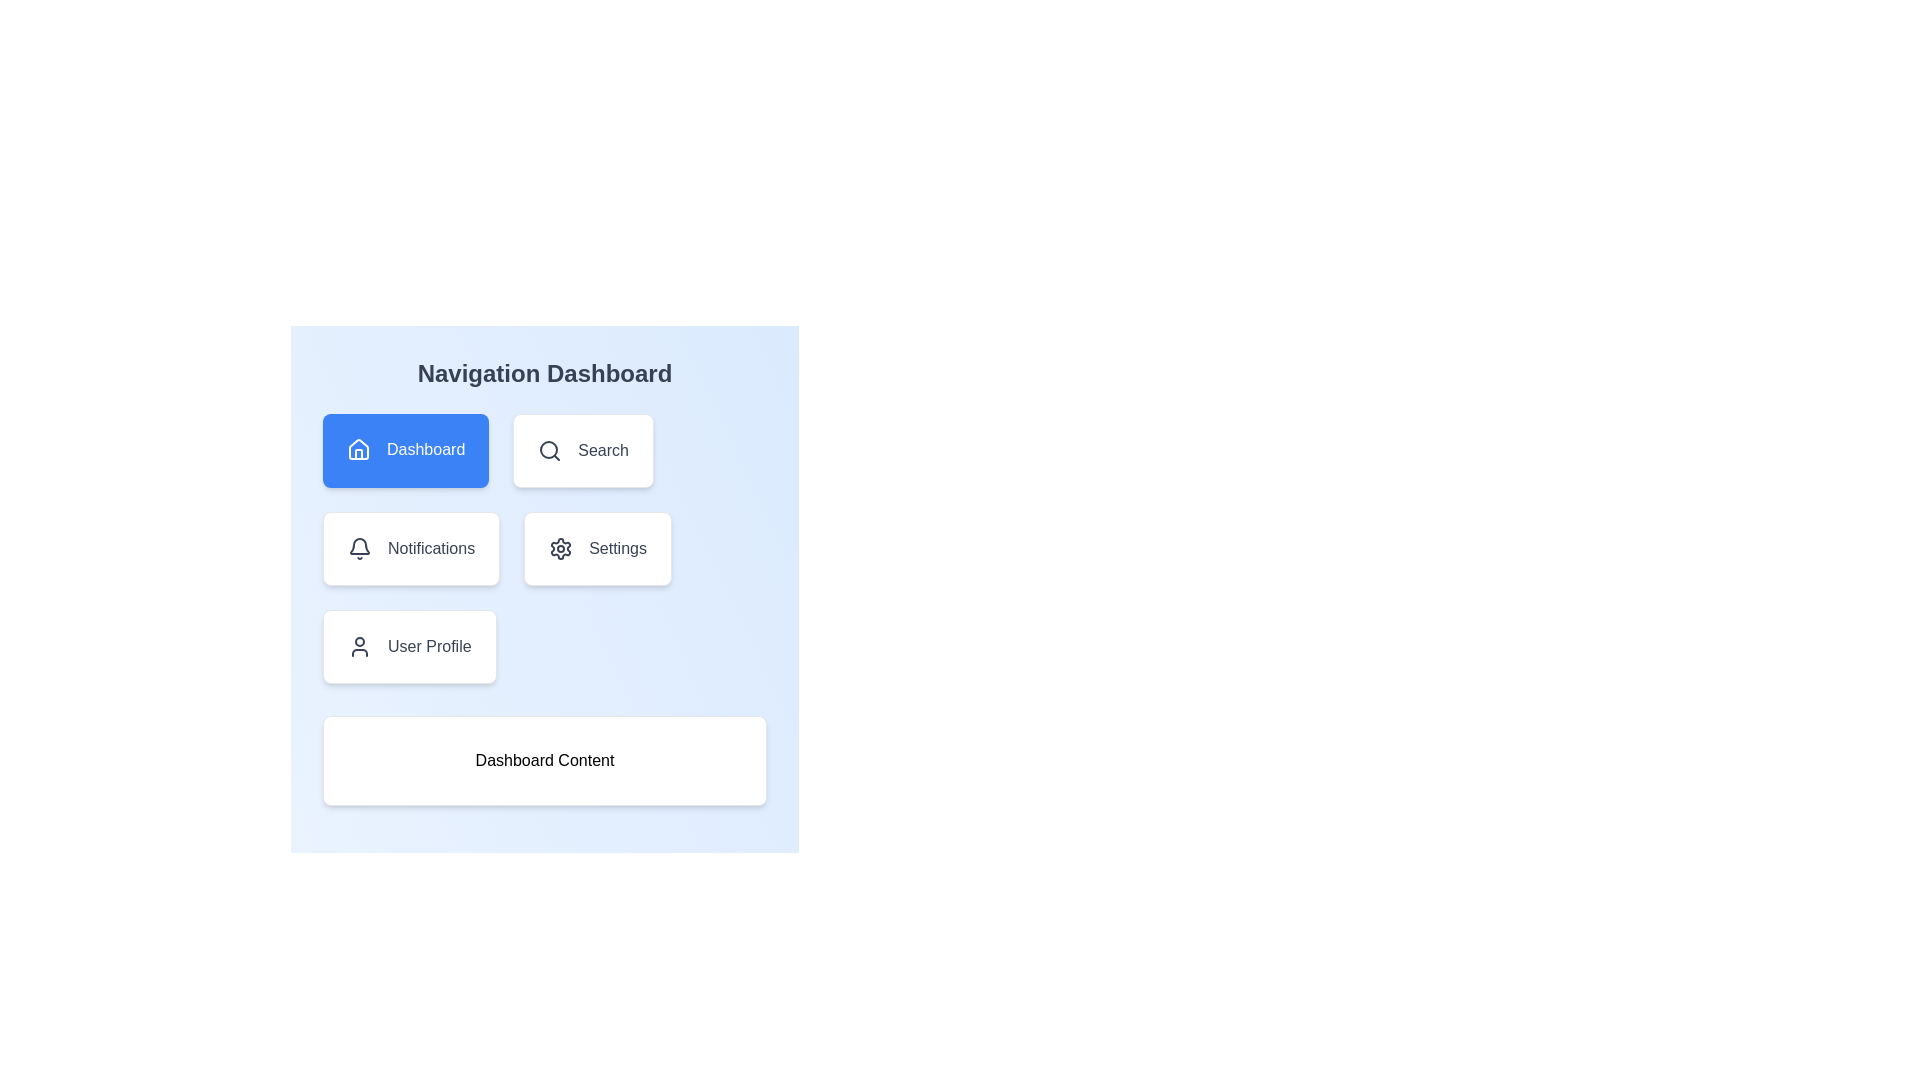 This screenshot has width=1920, height=1080. What do you see at coordinates (405, 451) in the screenshot?
I see `the blue 'Dashboard' button located in the top-left quadrant of the interface` at bounding box center [405, 451].